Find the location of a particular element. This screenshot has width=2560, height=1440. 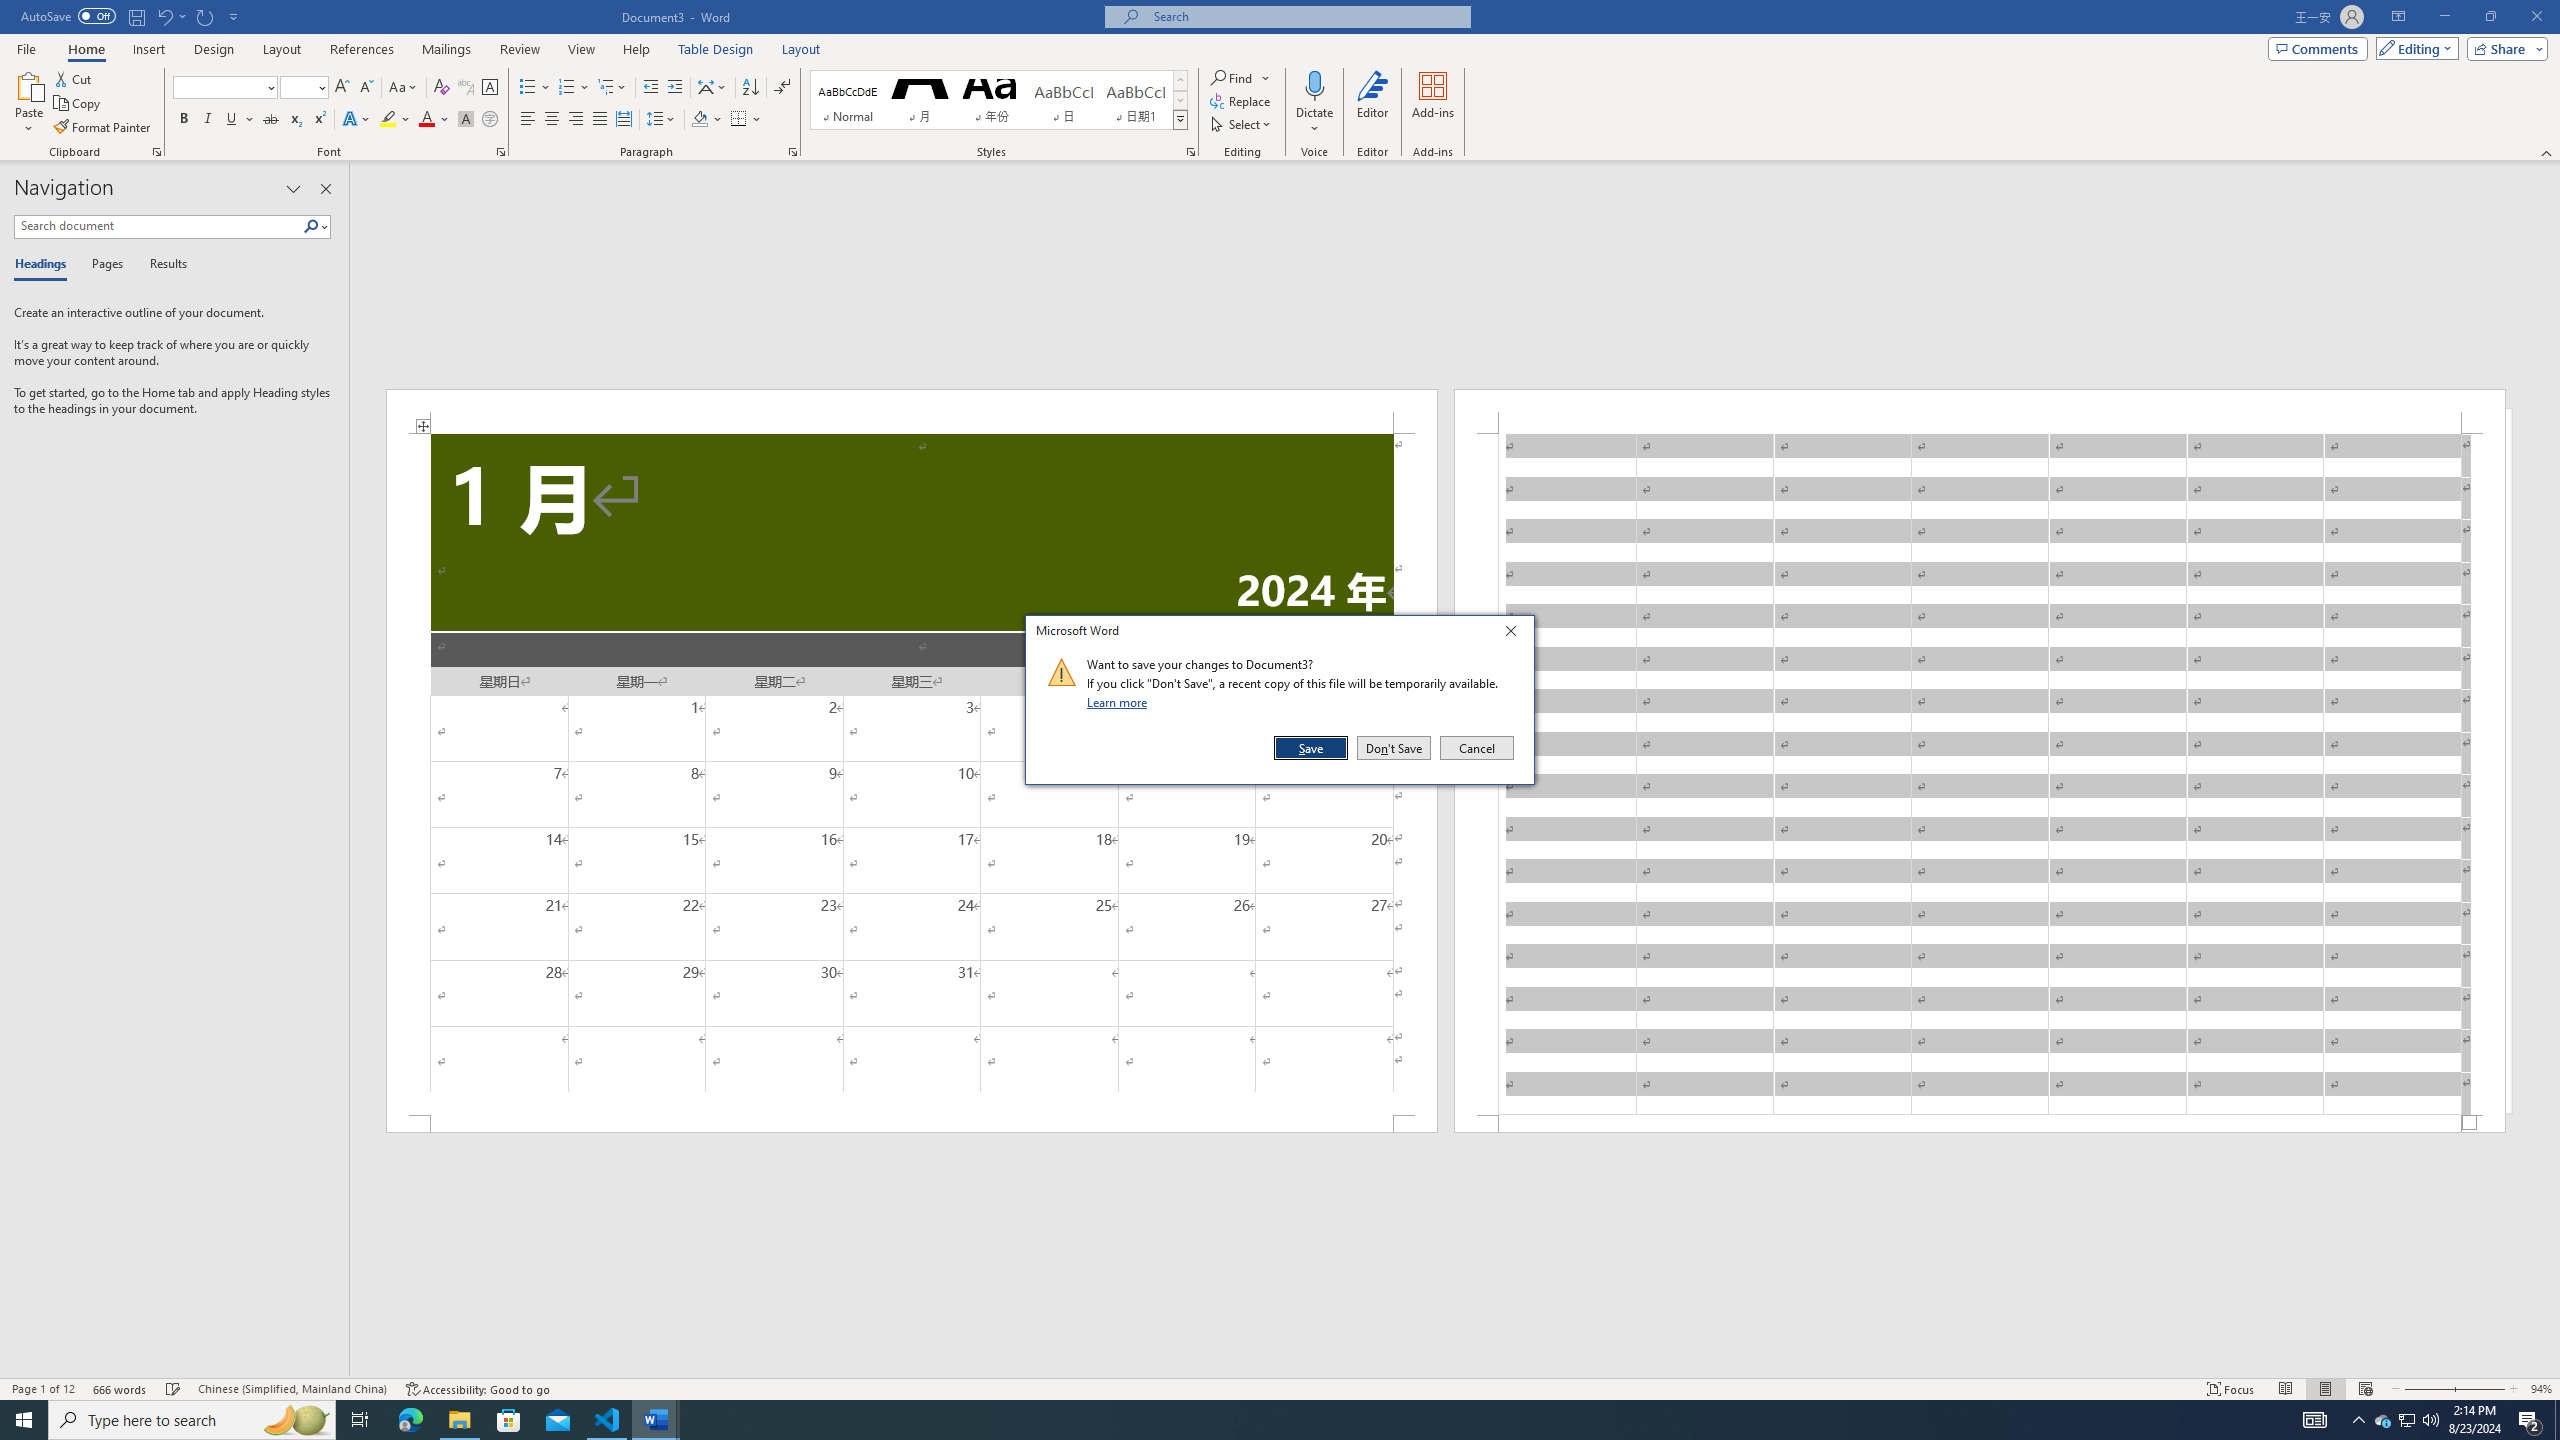

'AutomationID: 4105' is located at coordinates (2315, 1418).